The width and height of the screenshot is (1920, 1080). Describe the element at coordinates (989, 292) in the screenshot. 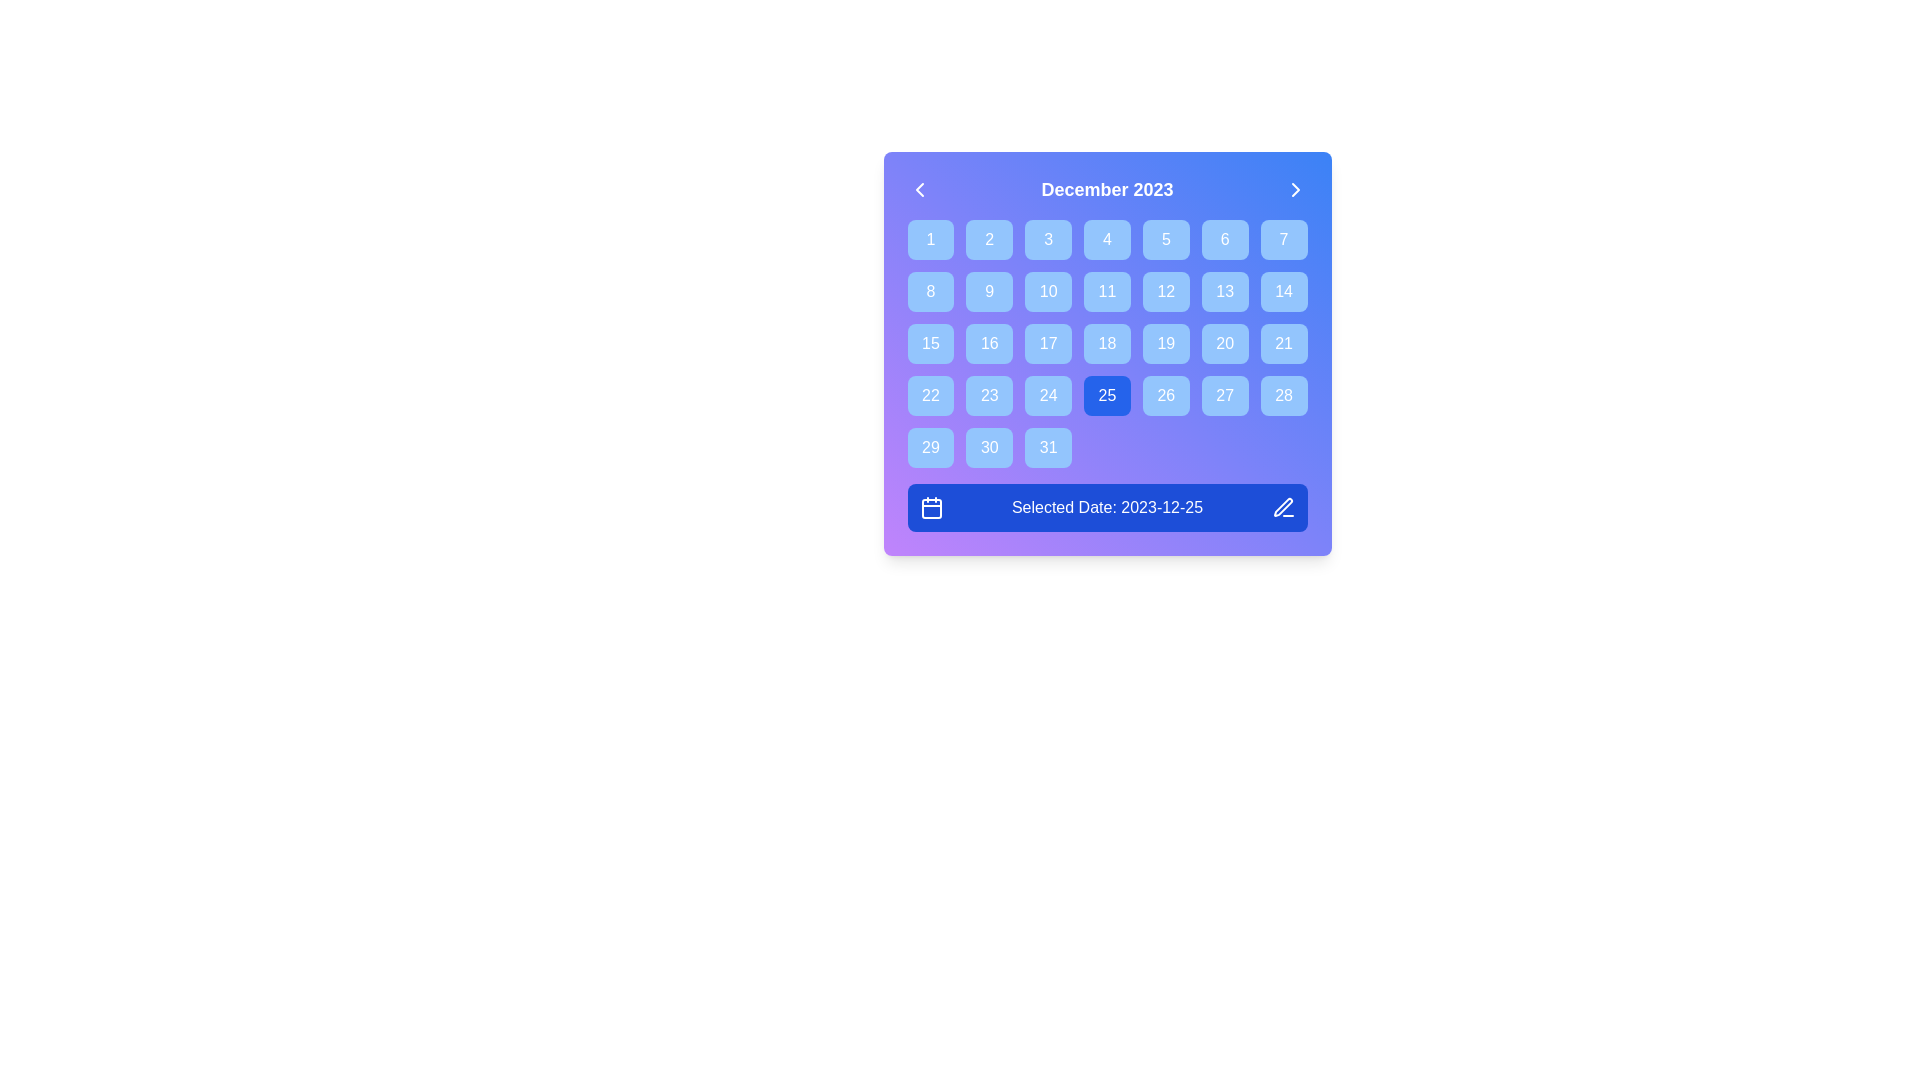

I see `the interactive button for the date '9' in the calendar grid` at that location.